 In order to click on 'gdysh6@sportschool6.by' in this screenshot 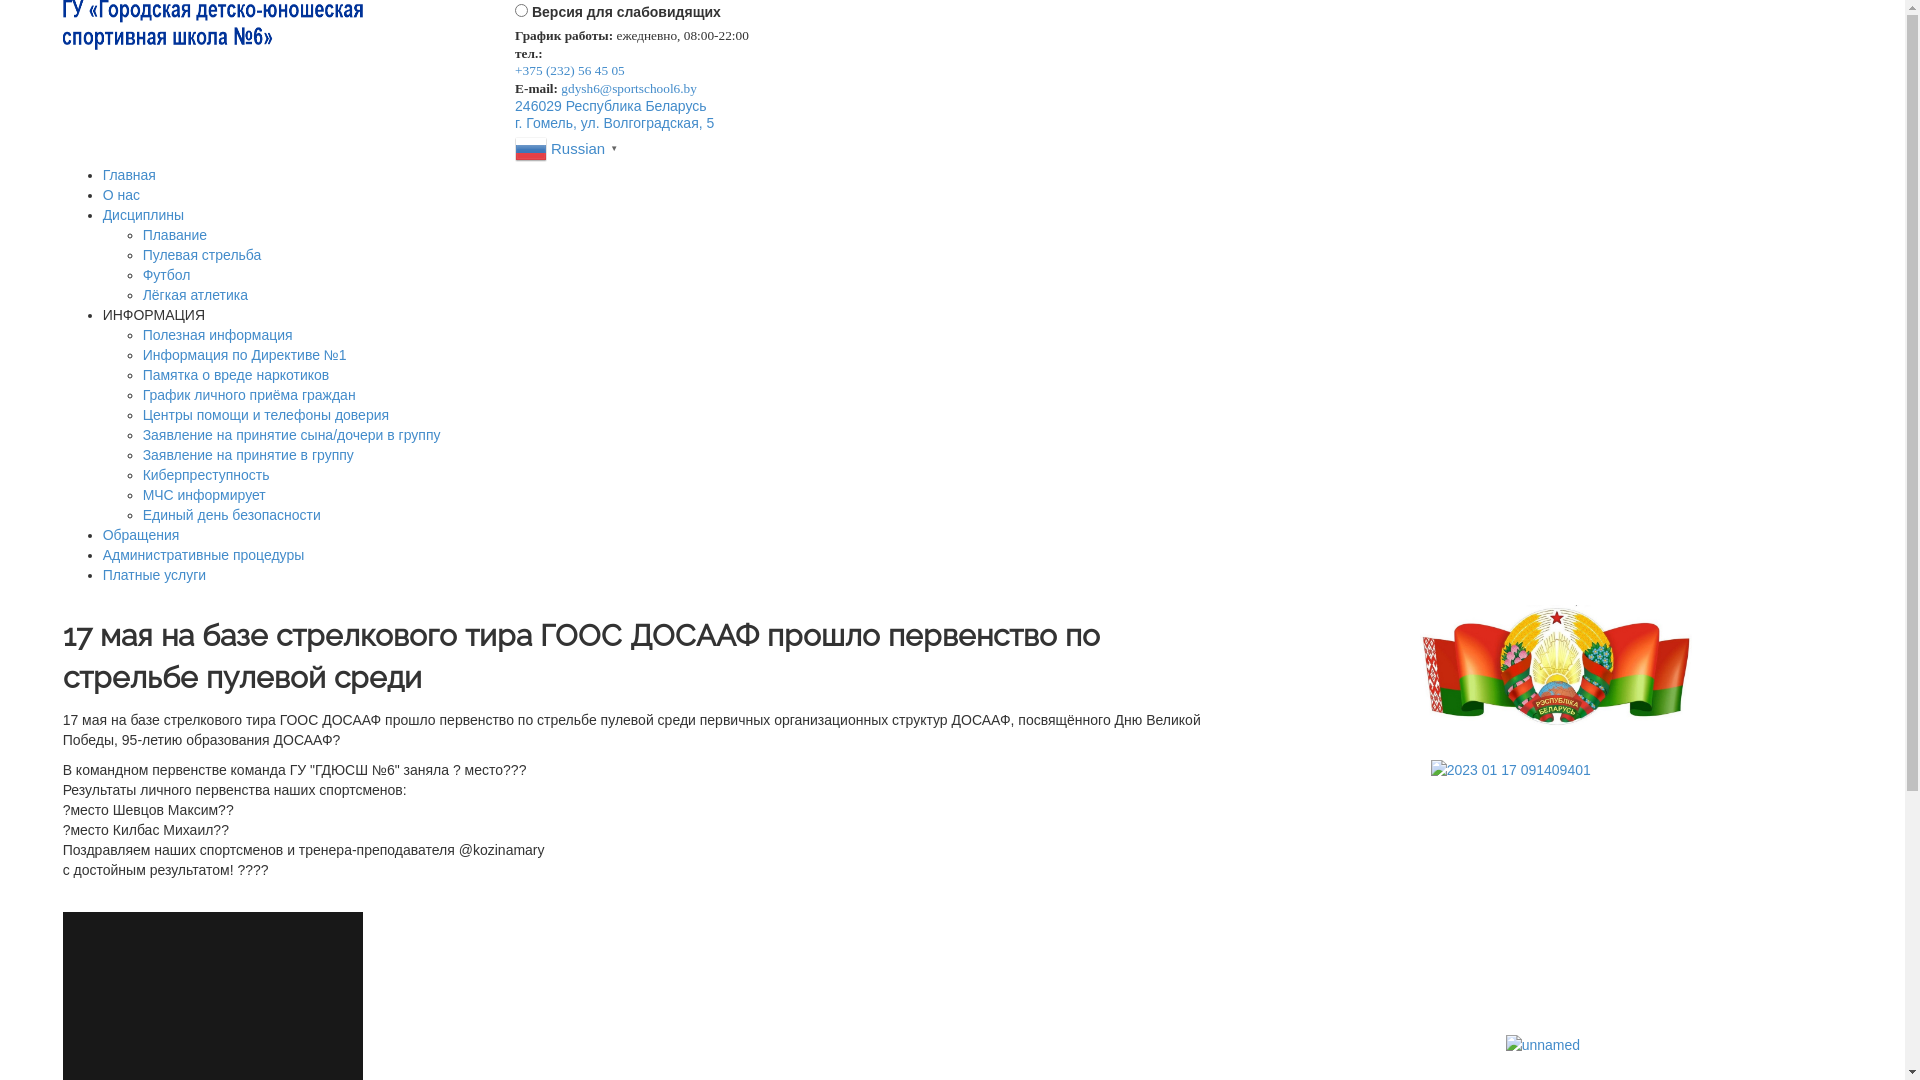, I will do `click(560, 87)`.